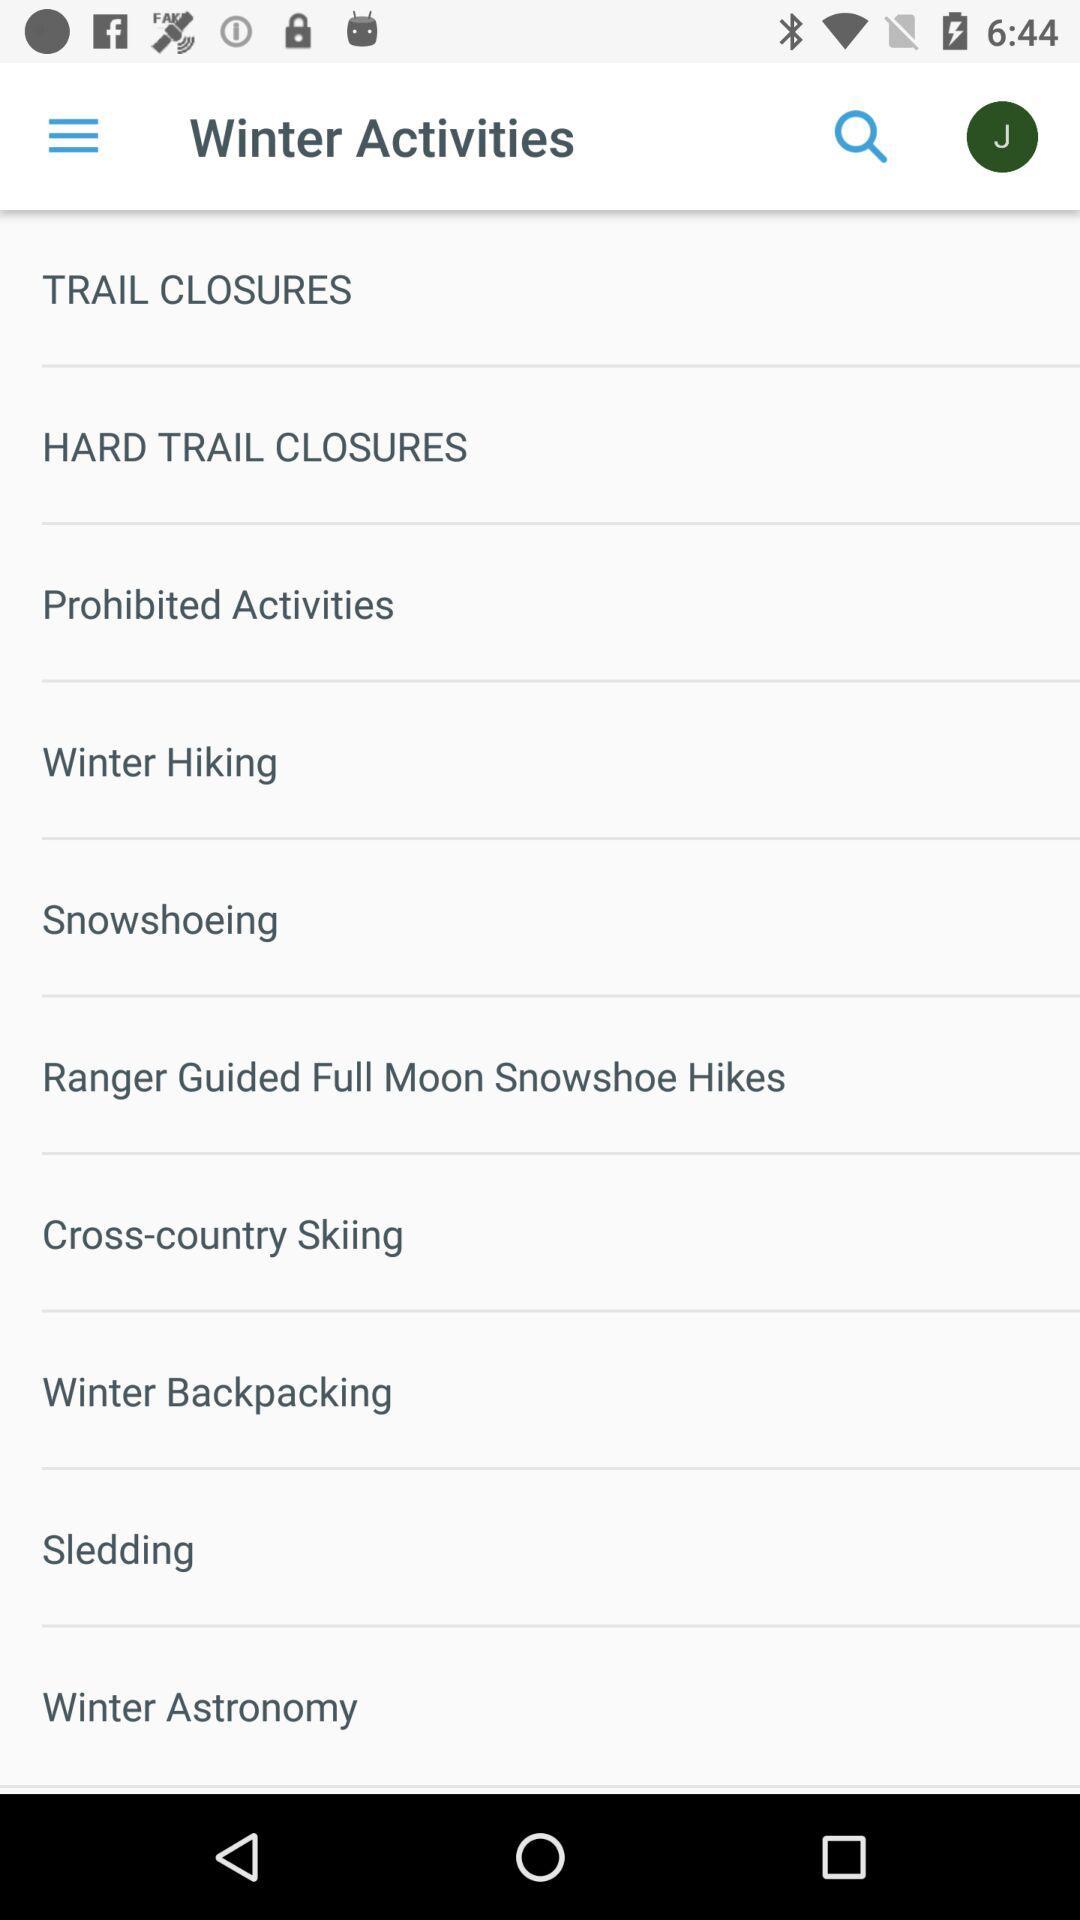 This screenshot has height=1920, width=1080. I want to click on the sledding item, so click(560, 1547).